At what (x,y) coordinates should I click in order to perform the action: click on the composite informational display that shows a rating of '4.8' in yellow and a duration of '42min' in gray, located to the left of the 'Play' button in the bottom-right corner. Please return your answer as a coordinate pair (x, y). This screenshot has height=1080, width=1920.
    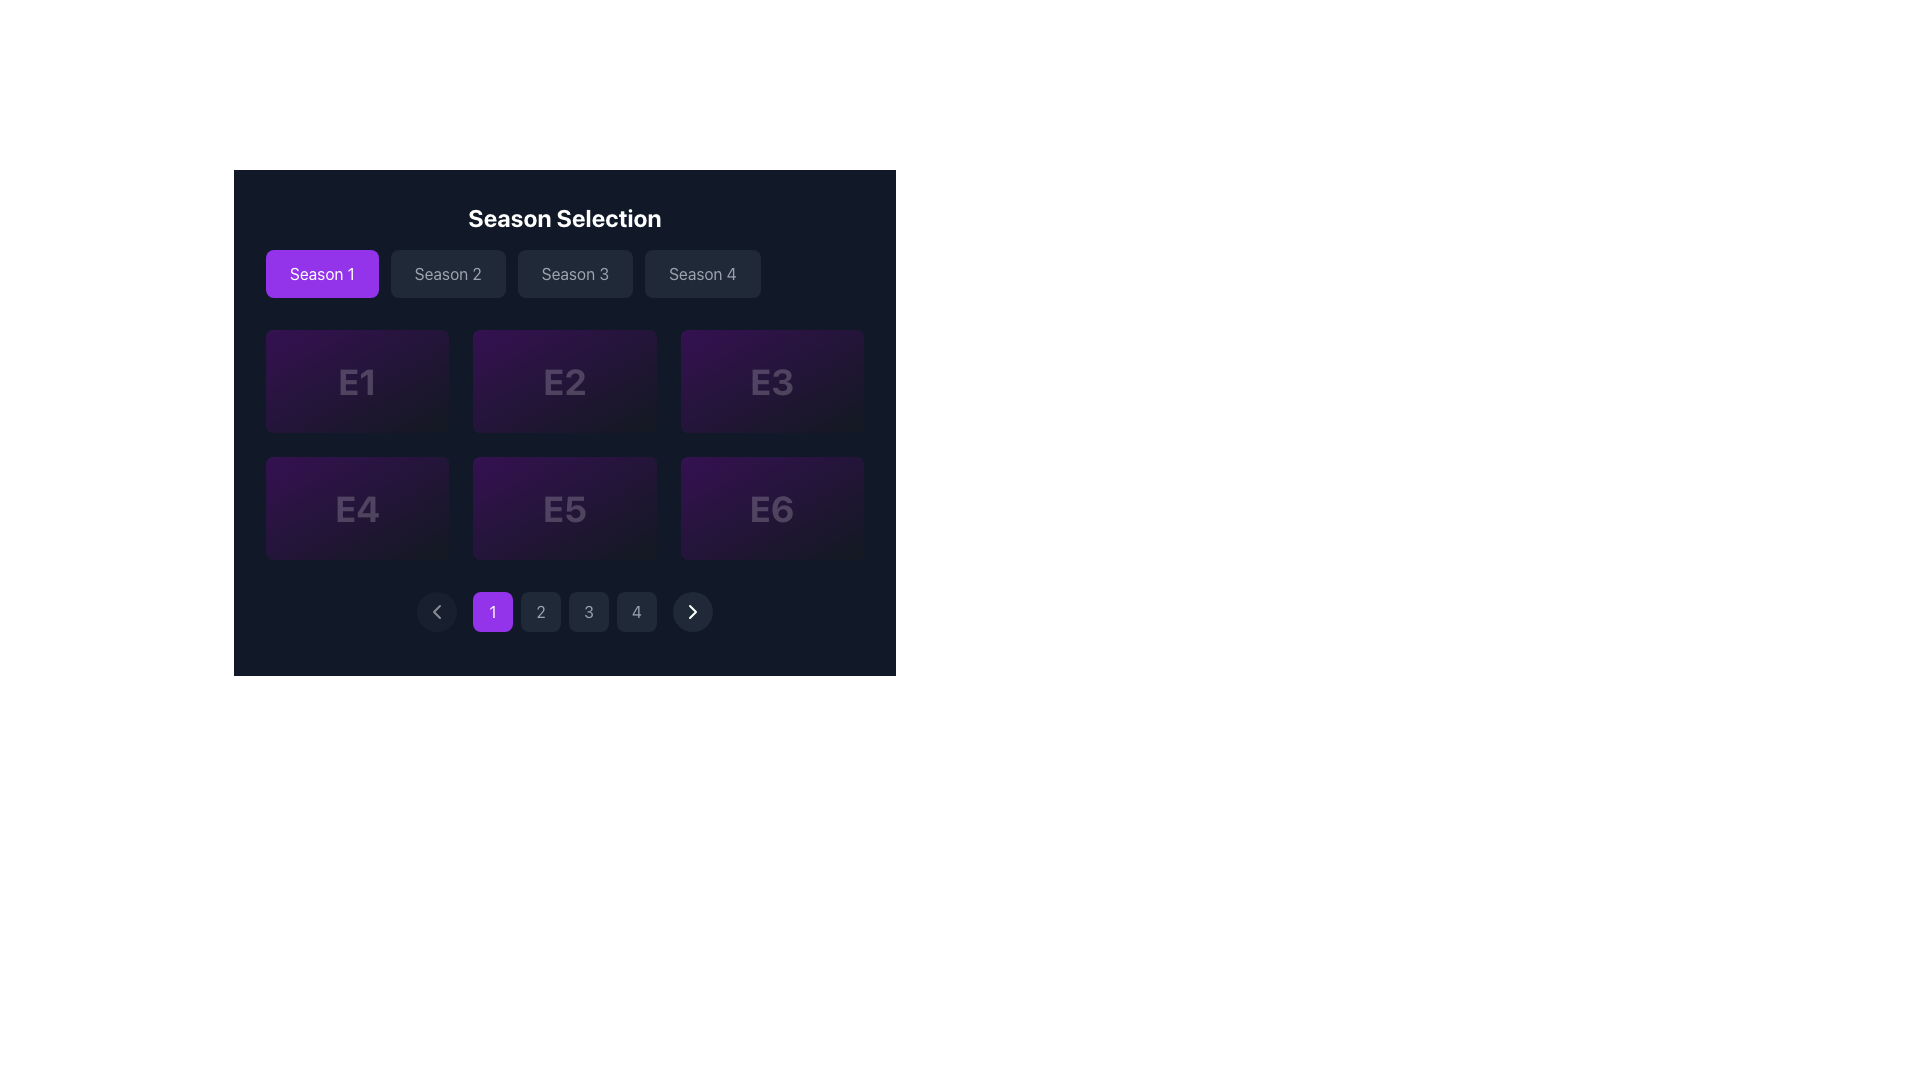
    Looking at the image, I should click on (758, 455).